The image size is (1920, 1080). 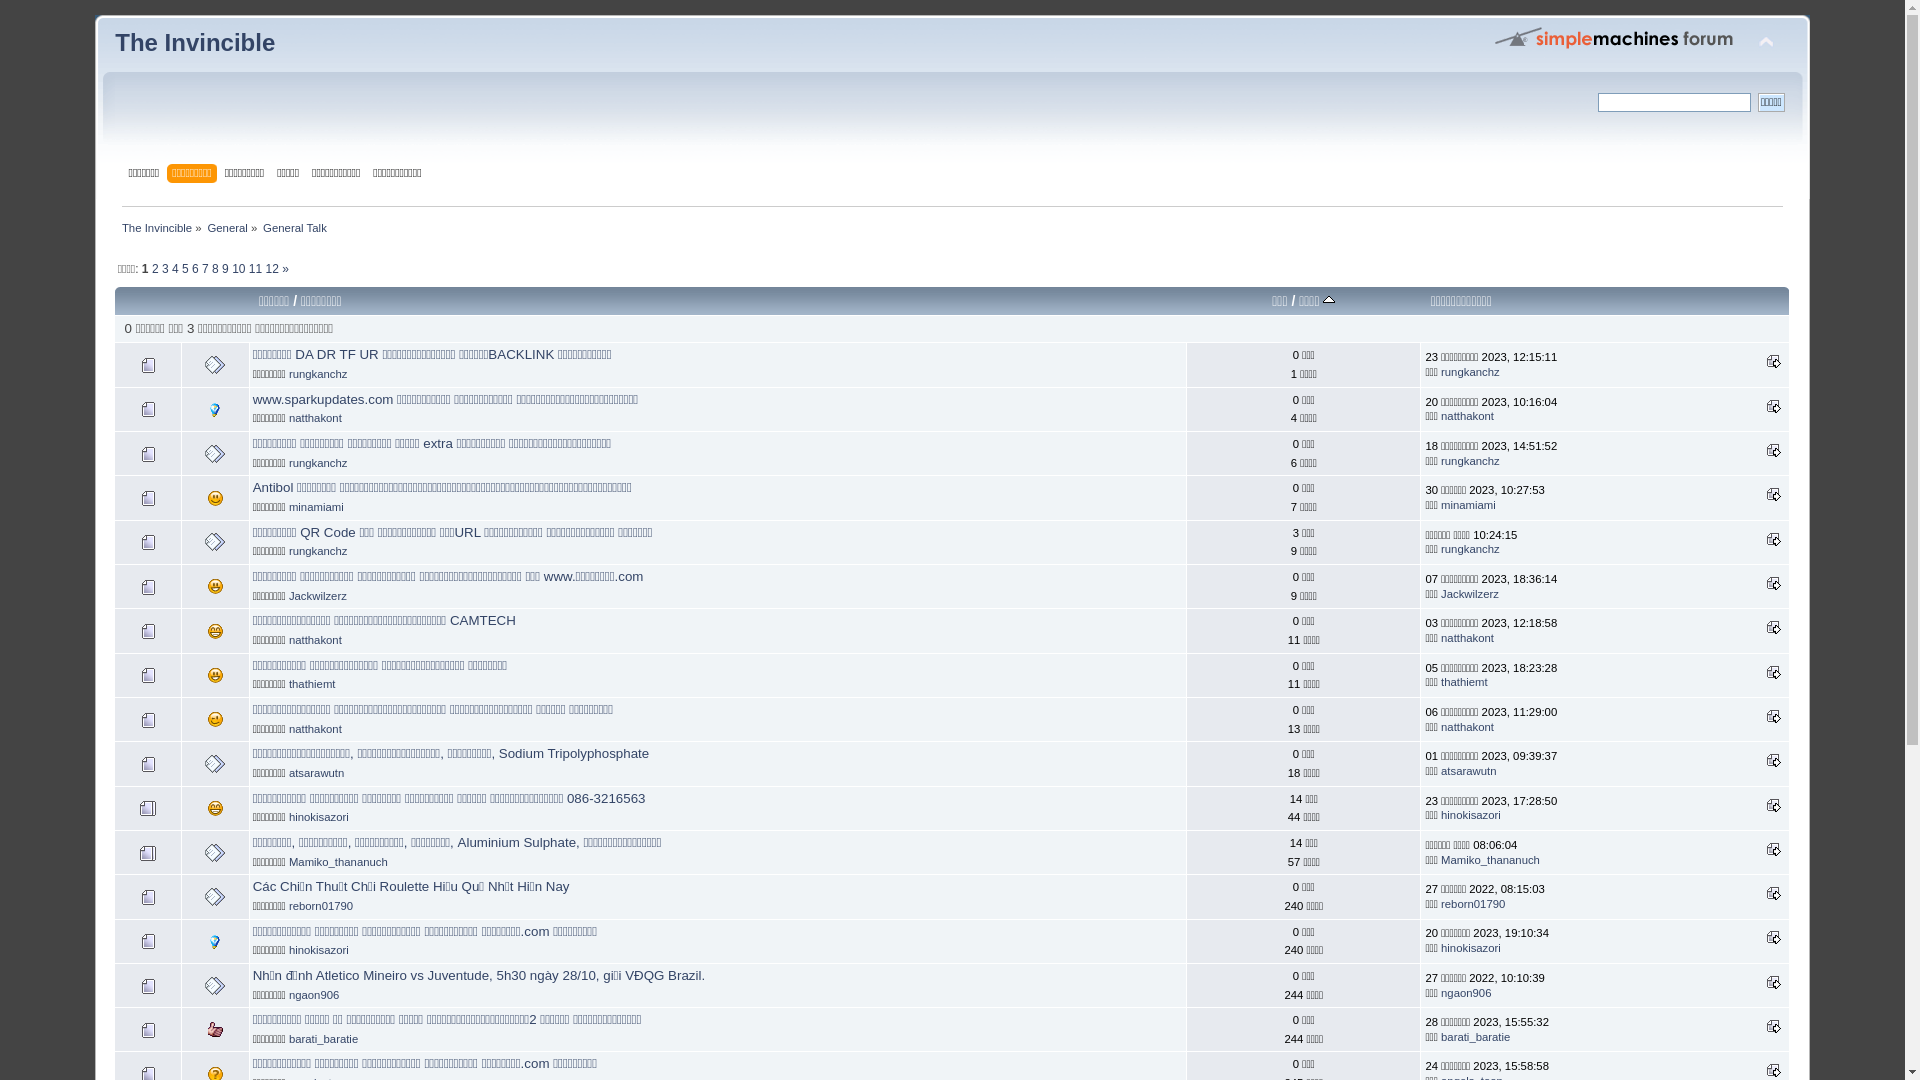 What do you see at coordinates (311, 682) in the screenshot?
I see `'thathiemt'` at bounding box center [311, 682].